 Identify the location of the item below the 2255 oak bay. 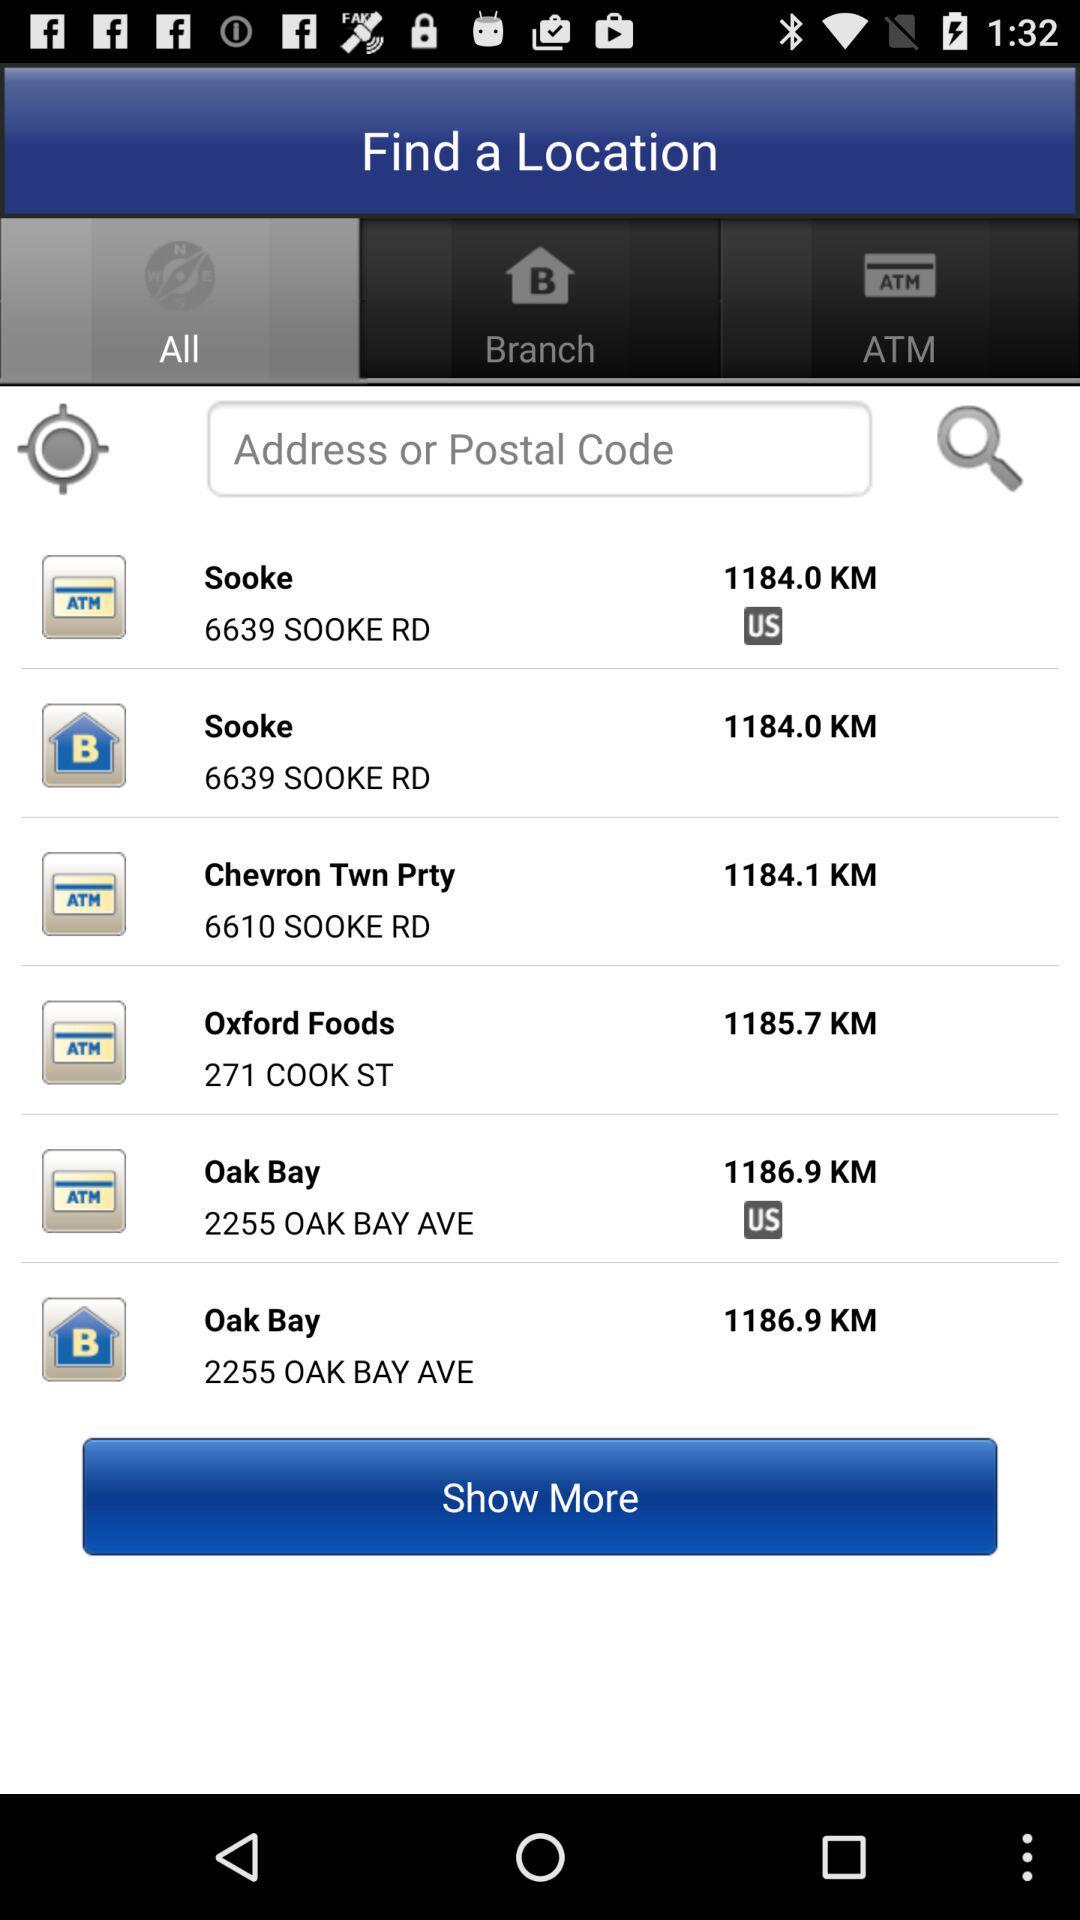
(540, 1496).